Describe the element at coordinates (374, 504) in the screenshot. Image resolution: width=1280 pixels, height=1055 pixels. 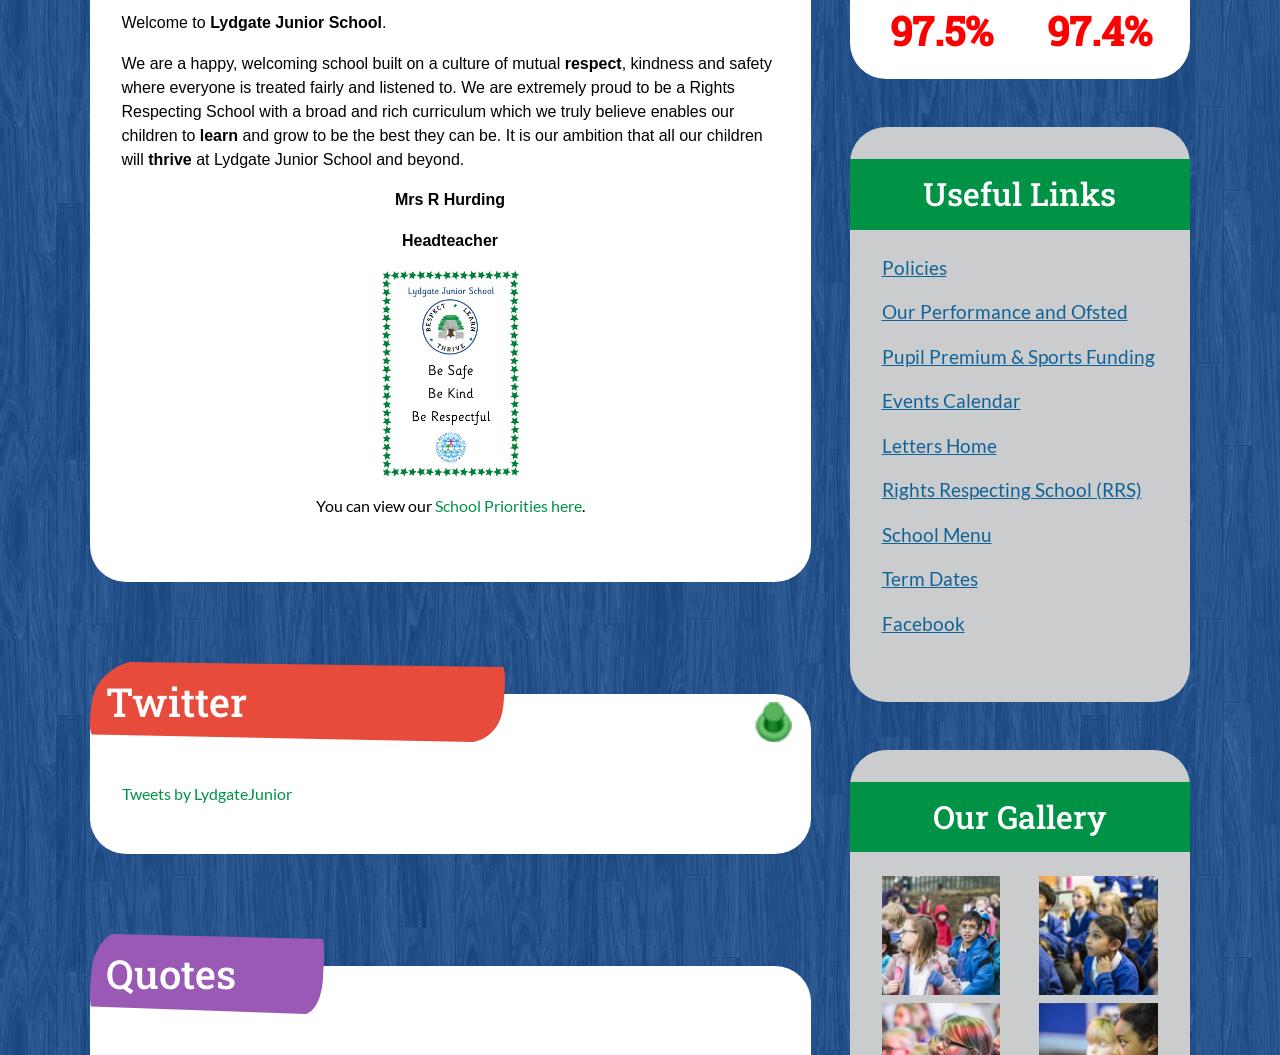
I see `'You can view our'` at that location.